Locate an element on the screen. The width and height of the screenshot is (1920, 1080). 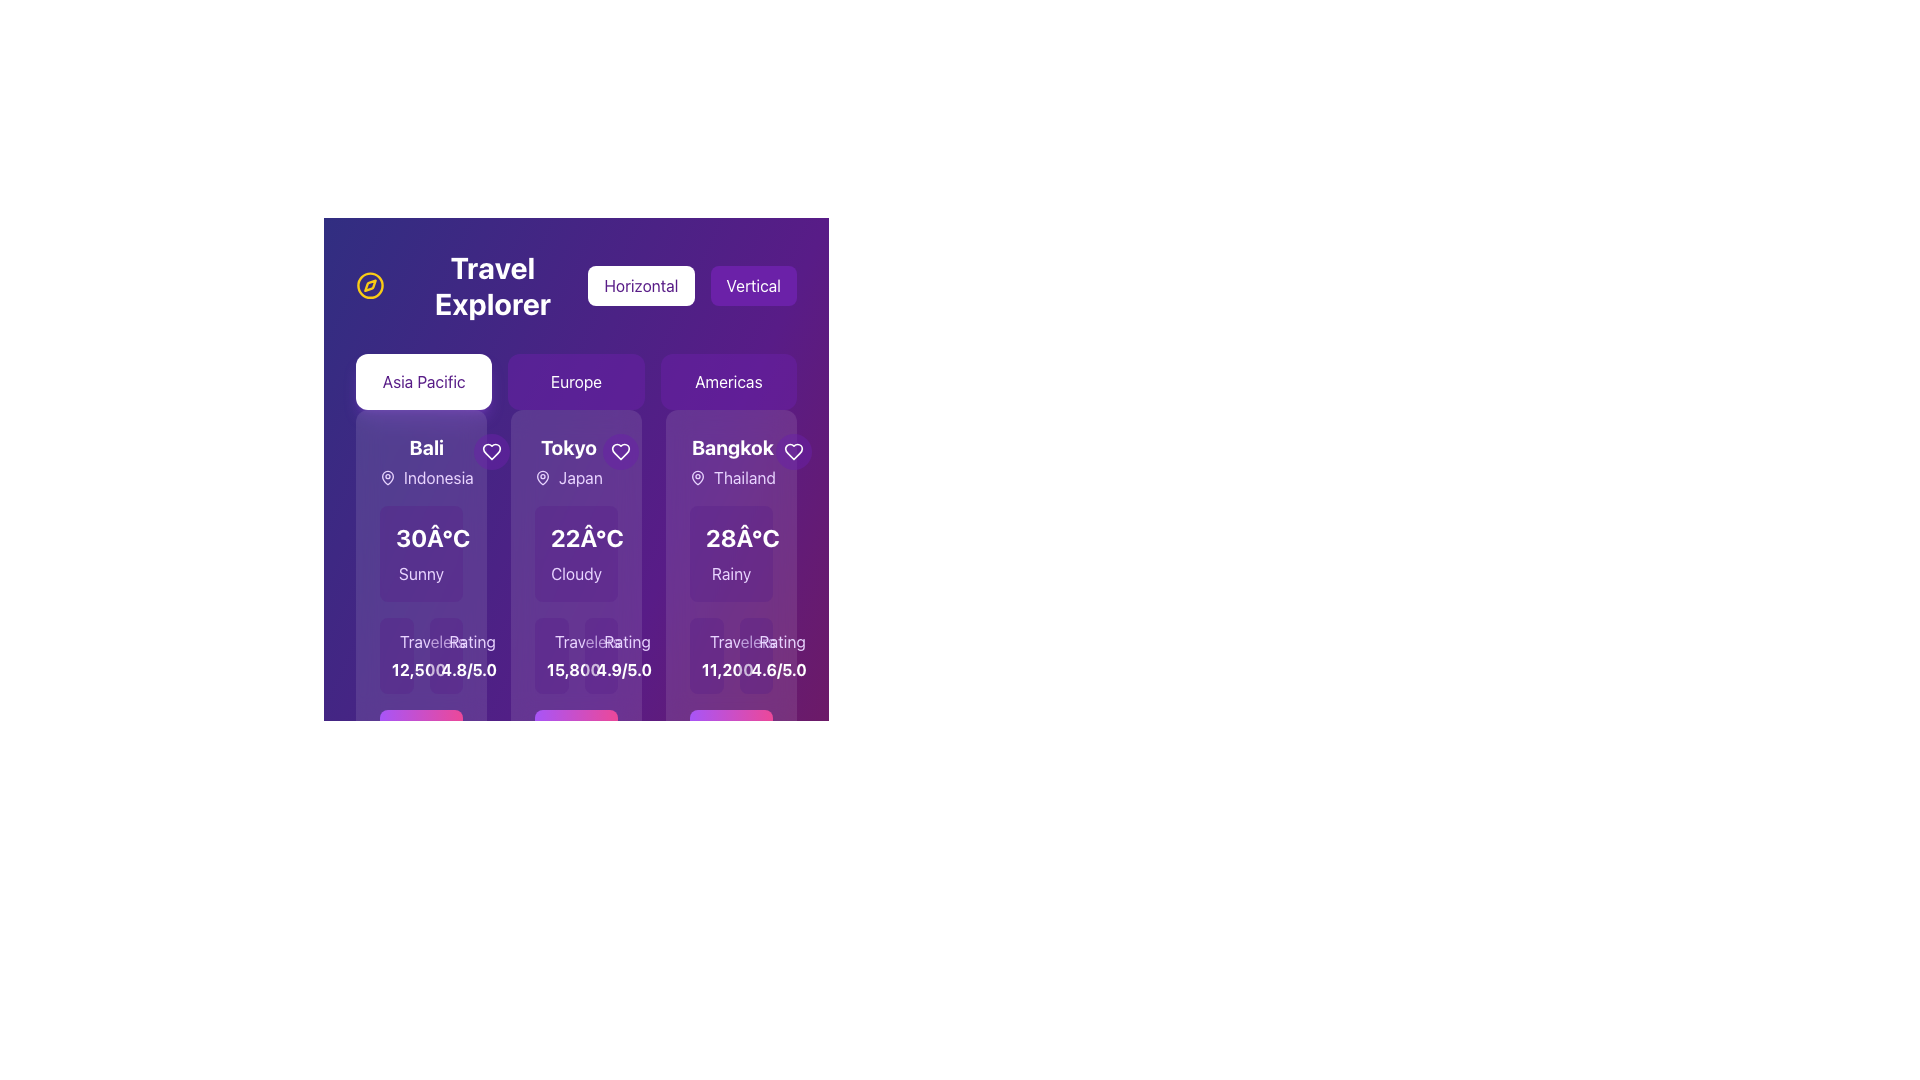
displayed text 'Cloudy' from the text label located at the lower portion of the weather card for Tokyo, which is styled in light purple and has lowercase lettering with capitalization only at the beginning is located at coordinates (575, 574).